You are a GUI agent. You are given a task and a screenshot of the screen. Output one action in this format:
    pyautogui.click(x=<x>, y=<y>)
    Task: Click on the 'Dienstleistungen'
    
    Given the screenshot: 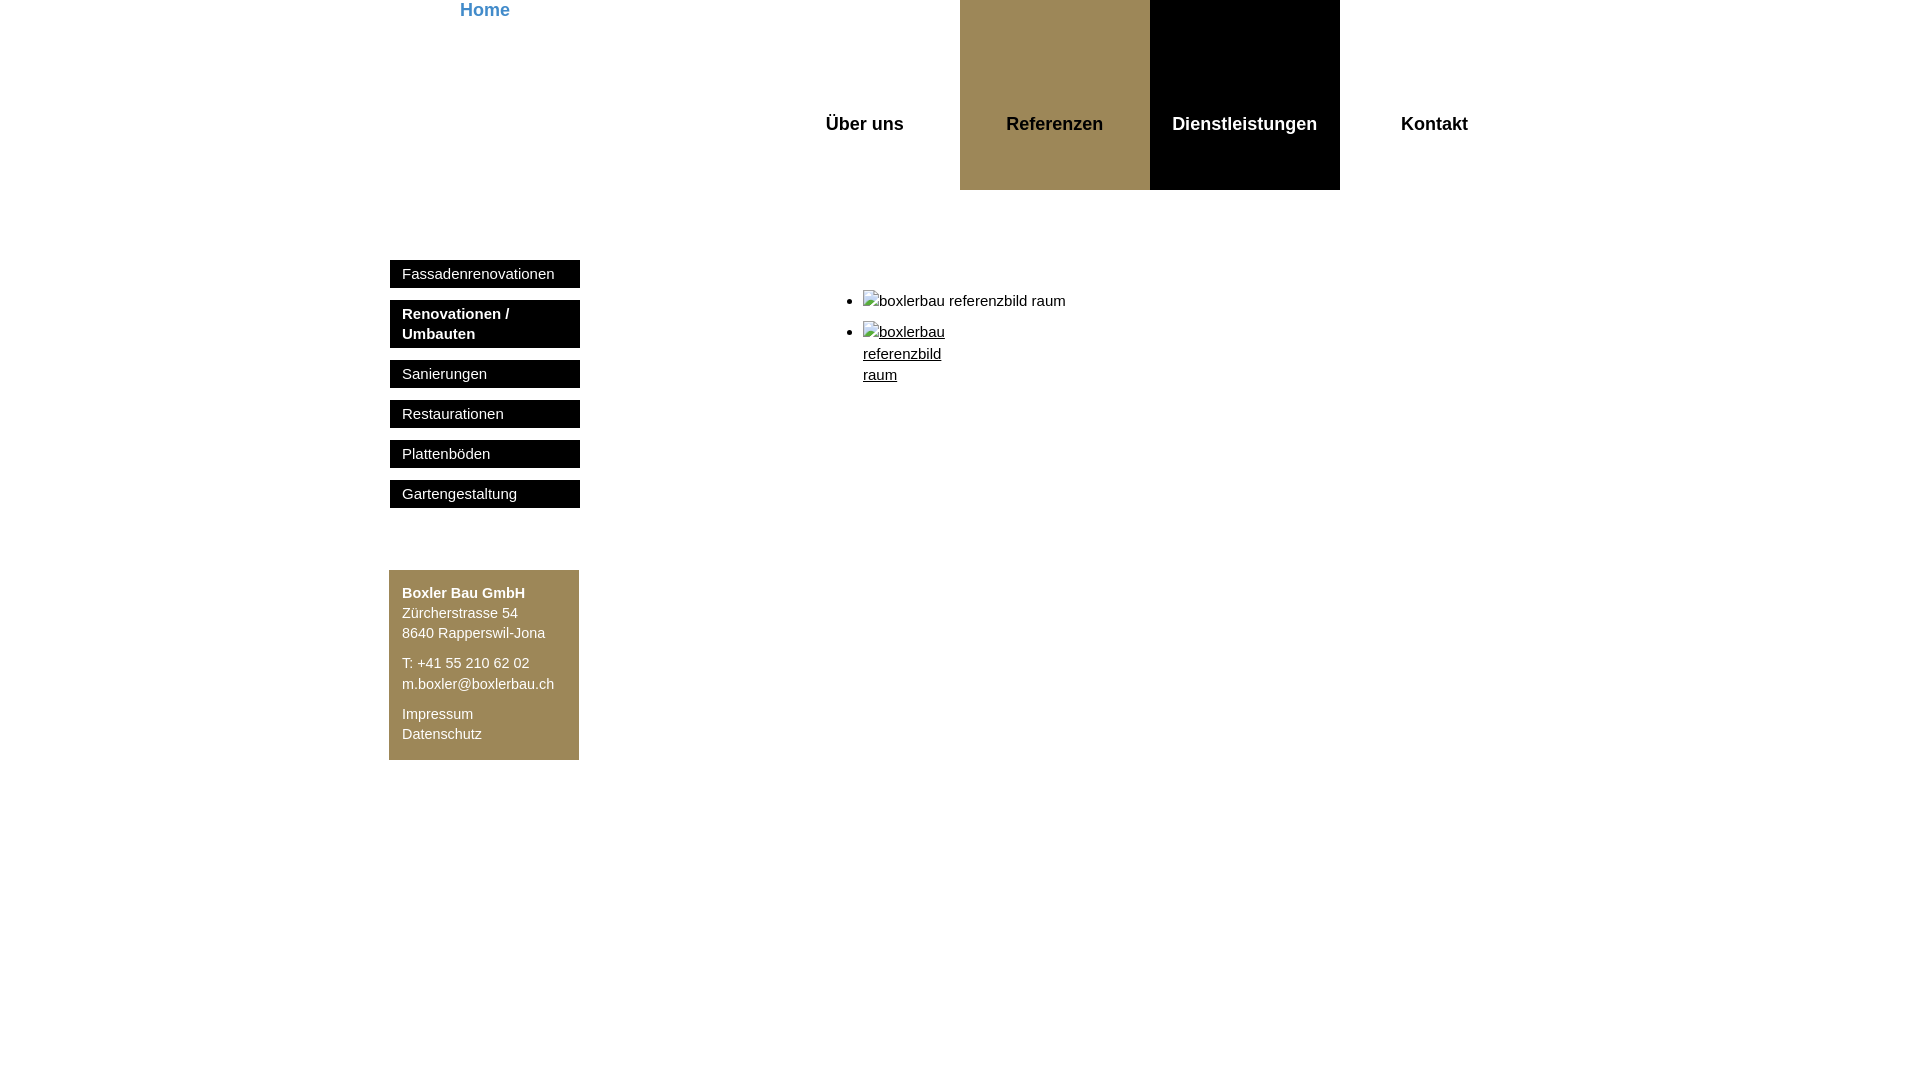 What is the action you would take?
    pyautogui.click(x=1243, y=95)
    